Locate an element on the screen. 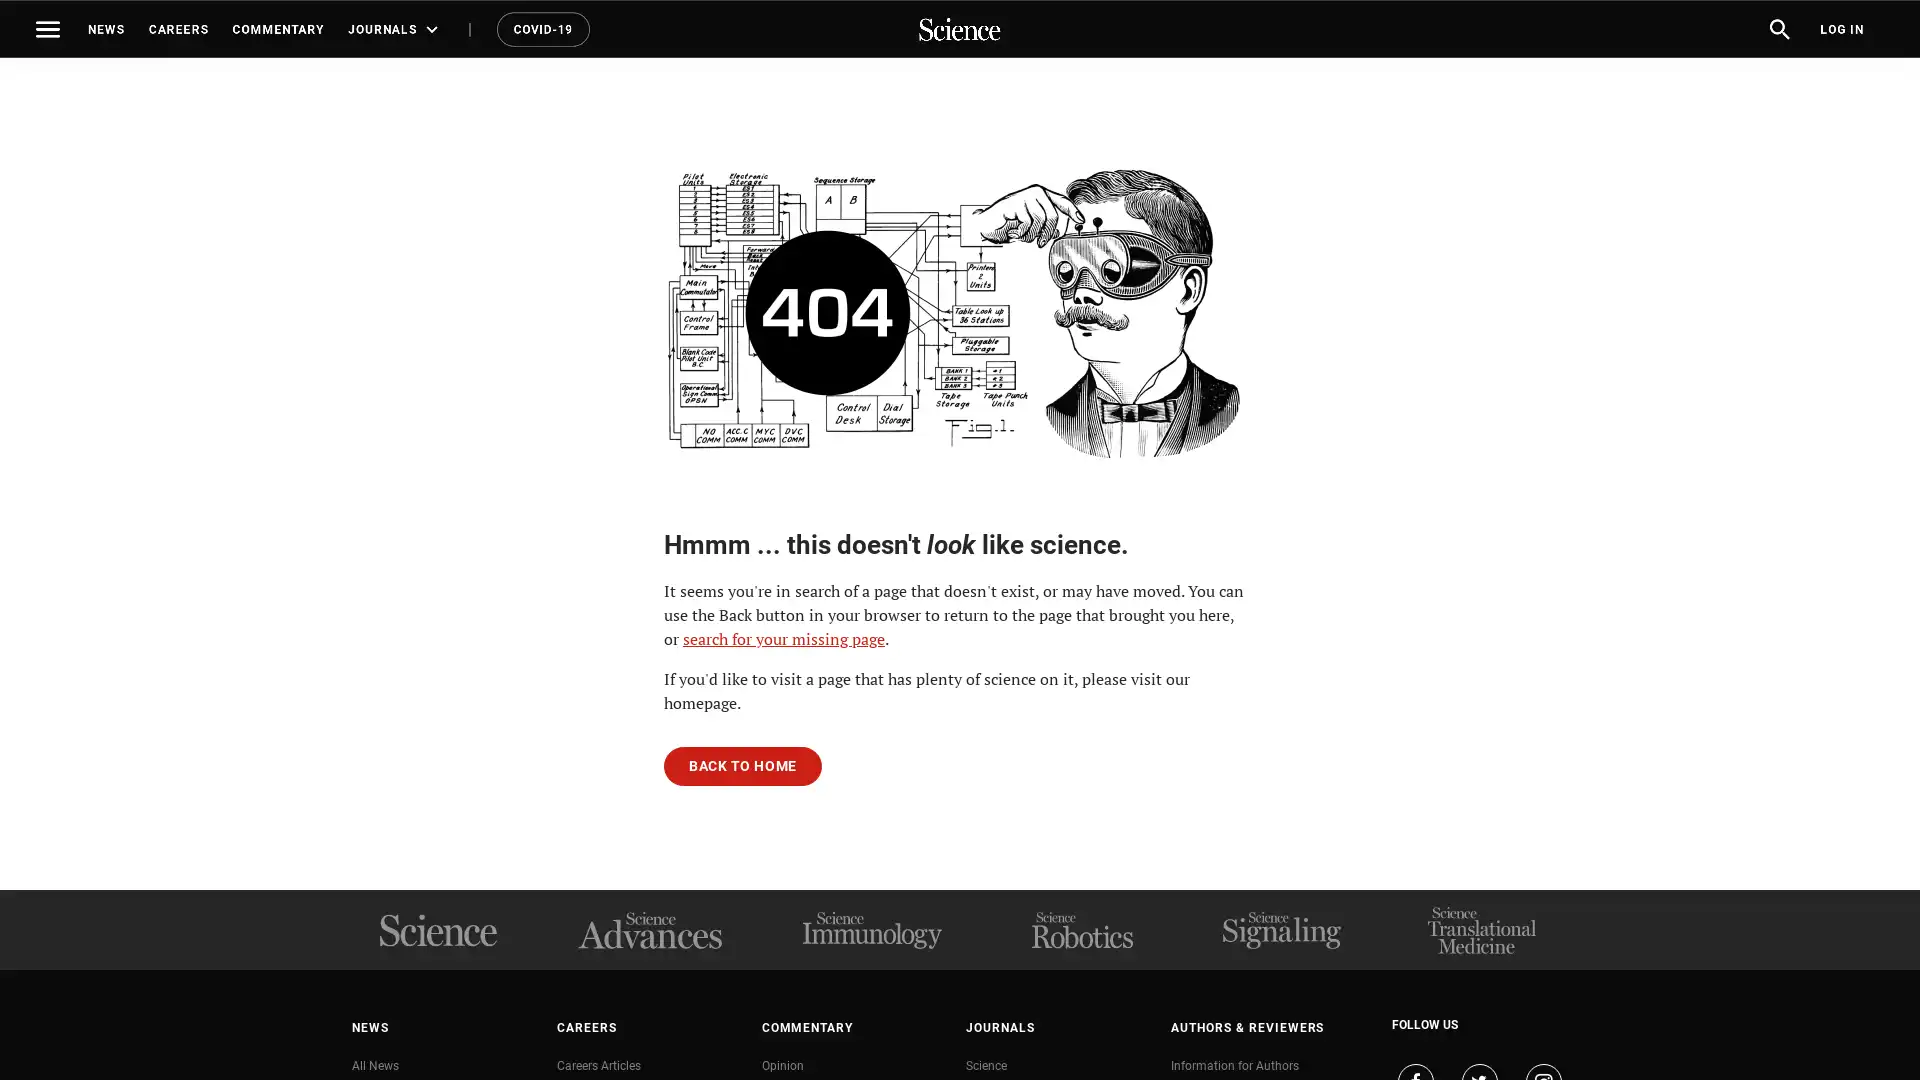 This screenshot has width=1920, height=1080. JOURNALS is located at coordinates (395, 29).